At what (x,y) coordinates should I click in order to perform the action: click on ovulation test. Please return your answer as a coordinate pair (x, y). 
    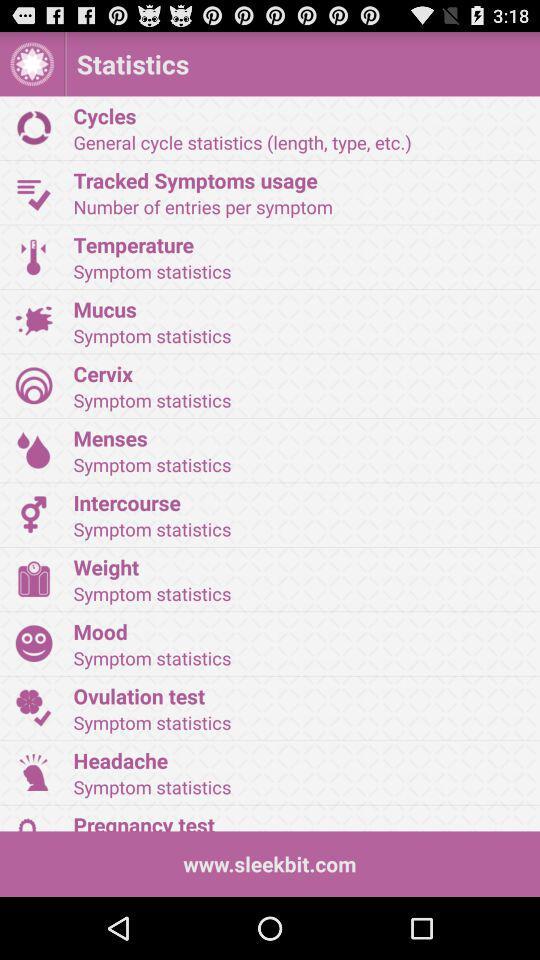
    Looking at the image, I should click on (299, 696).